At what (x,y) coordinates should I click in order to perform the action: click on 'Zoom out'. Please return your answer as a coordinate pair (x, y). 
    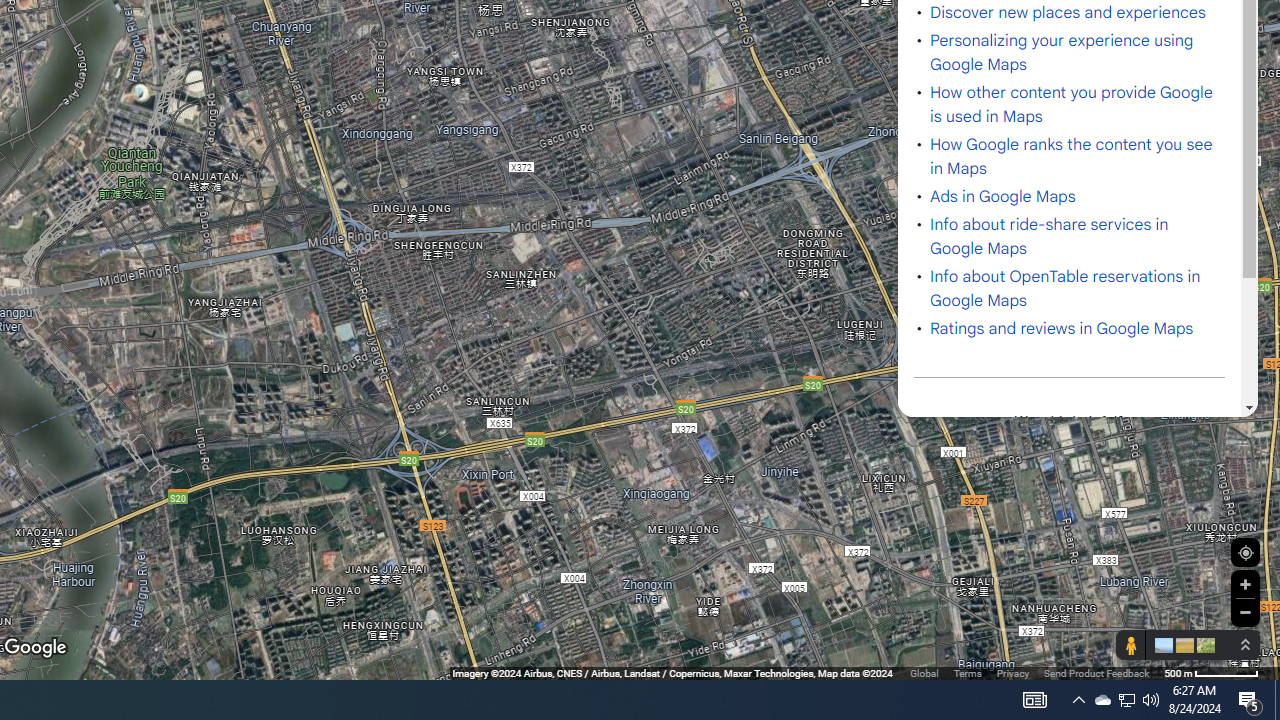
    Looking at the image, I should click on (1244, 611).